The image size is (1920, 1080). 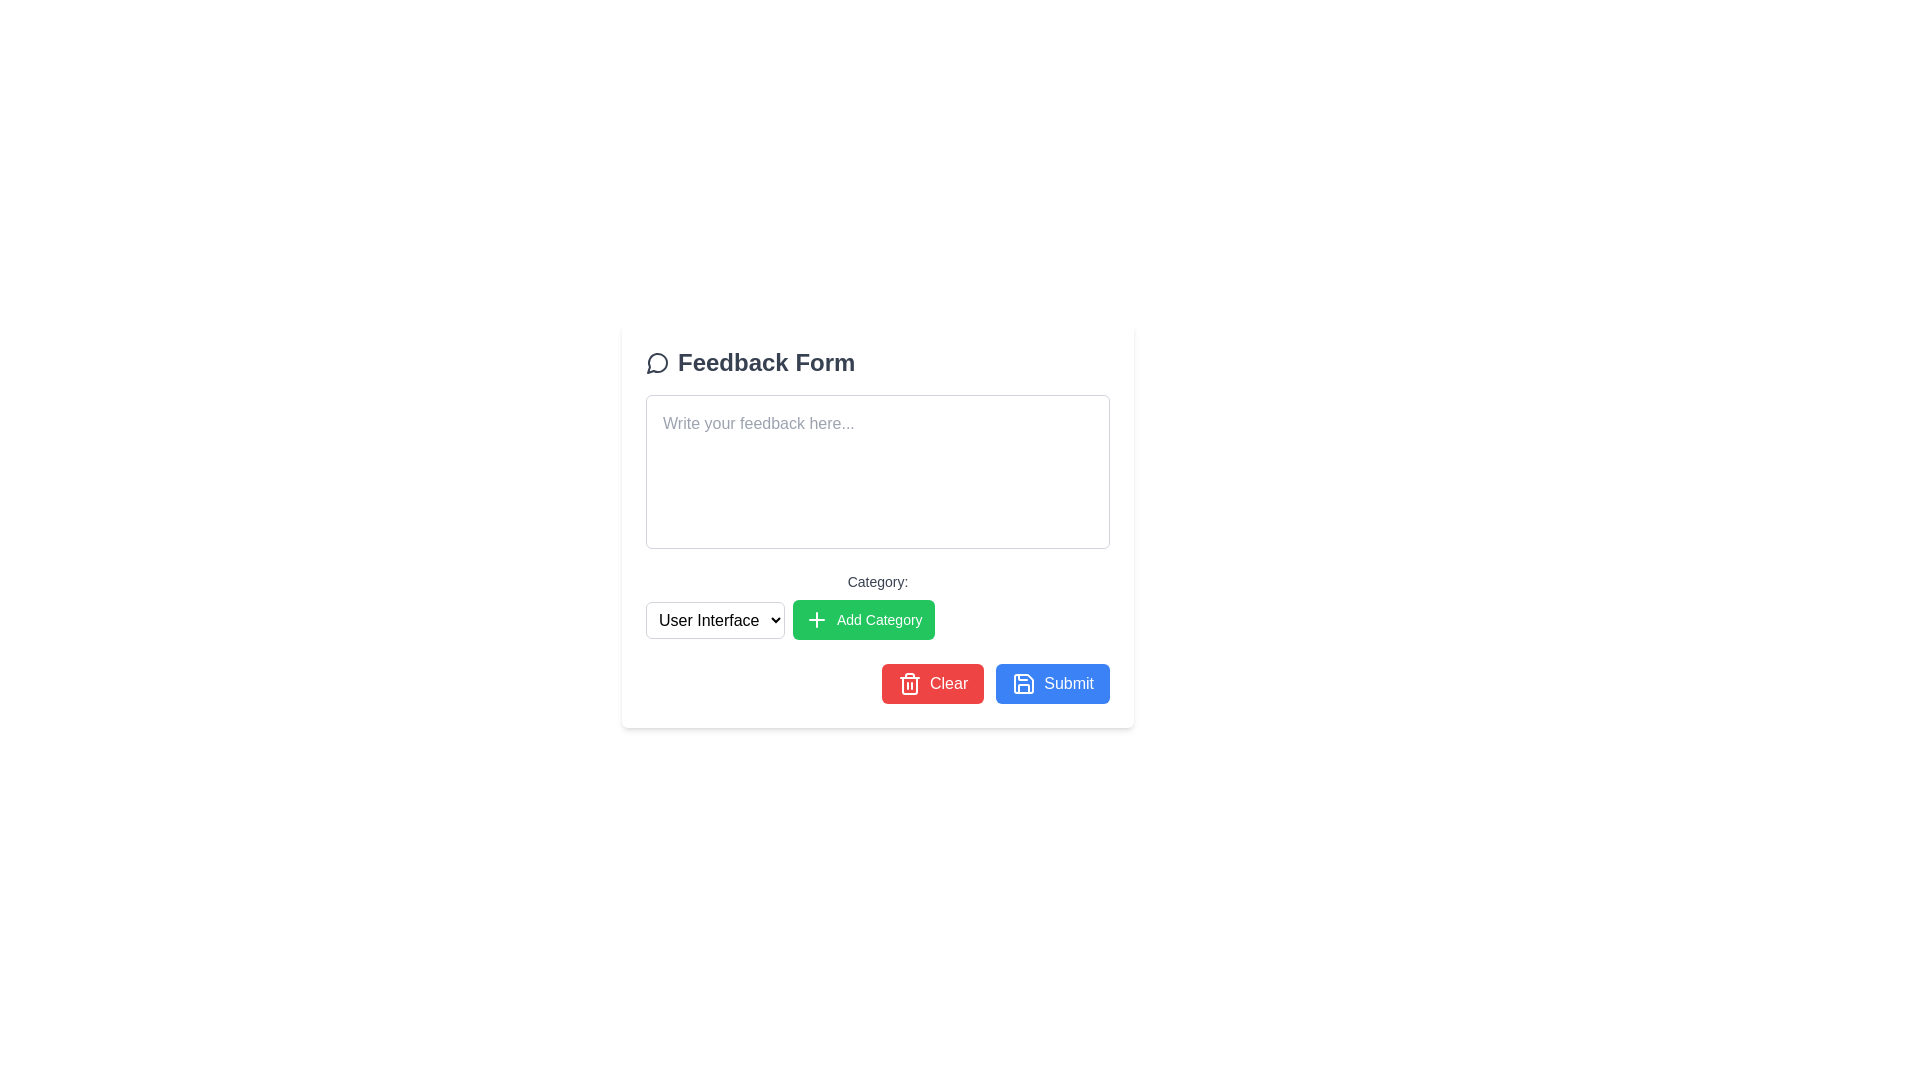 I want to click on the dropdown menu positioned beneath the 'Category:' label, so click(x=715, y=619).